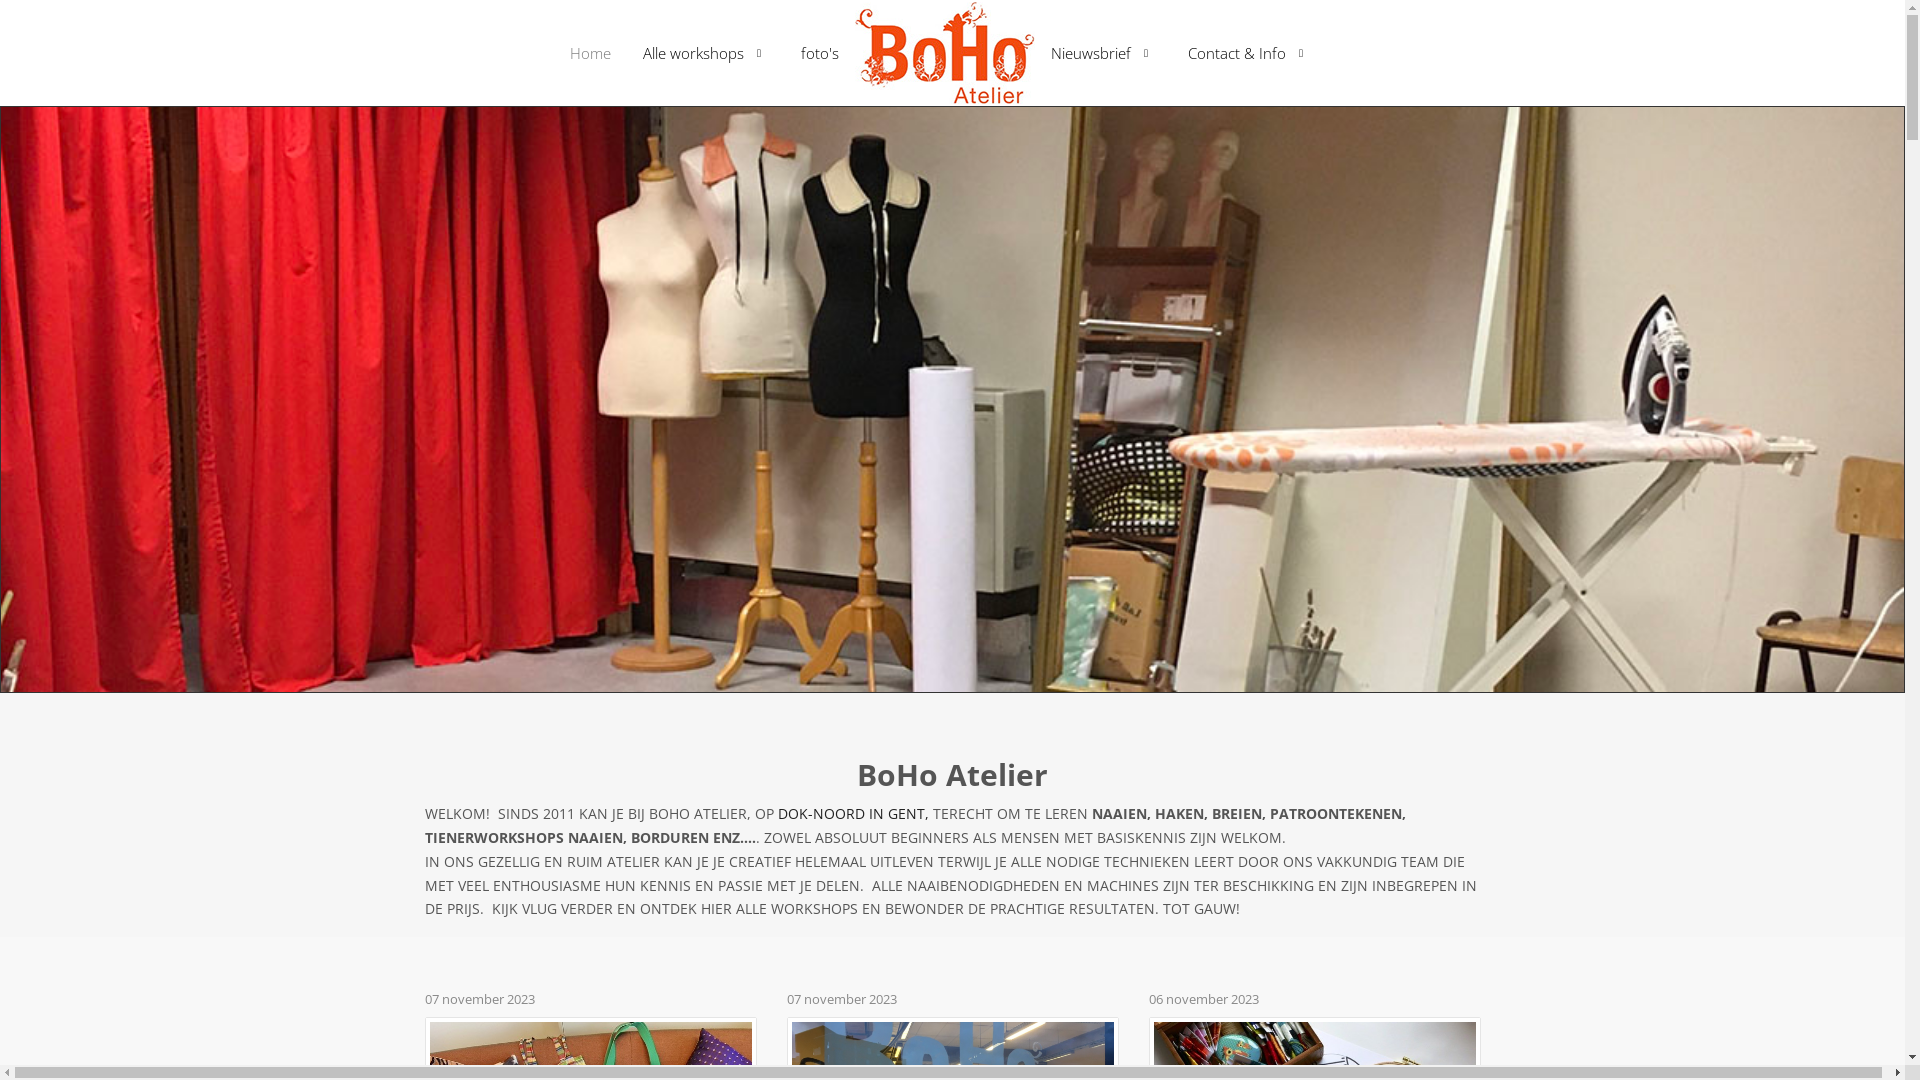 The image size is (1920, 1080). I want to click on 'Home', so click(553, 52).